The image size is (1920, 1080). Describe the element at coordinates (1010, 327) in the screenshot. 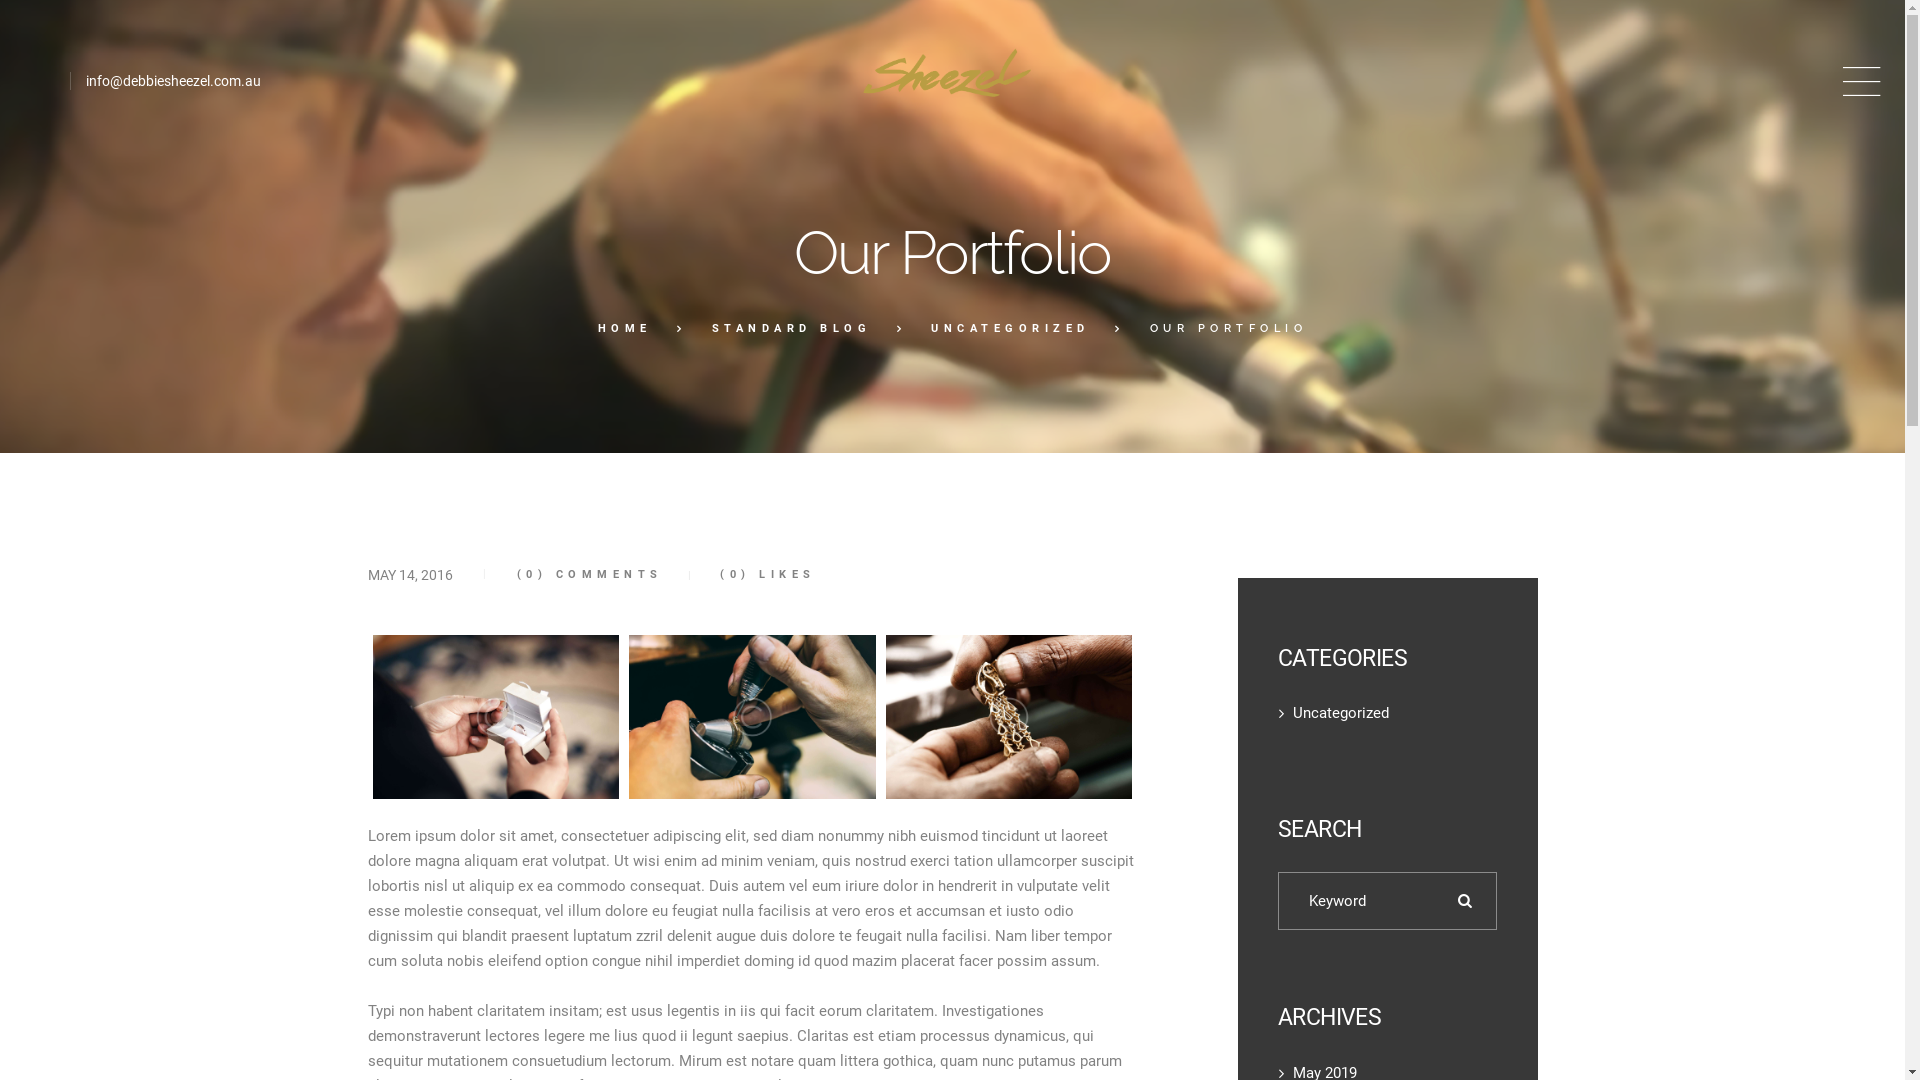

I see `'UNCATEGORIZED'` at that location.